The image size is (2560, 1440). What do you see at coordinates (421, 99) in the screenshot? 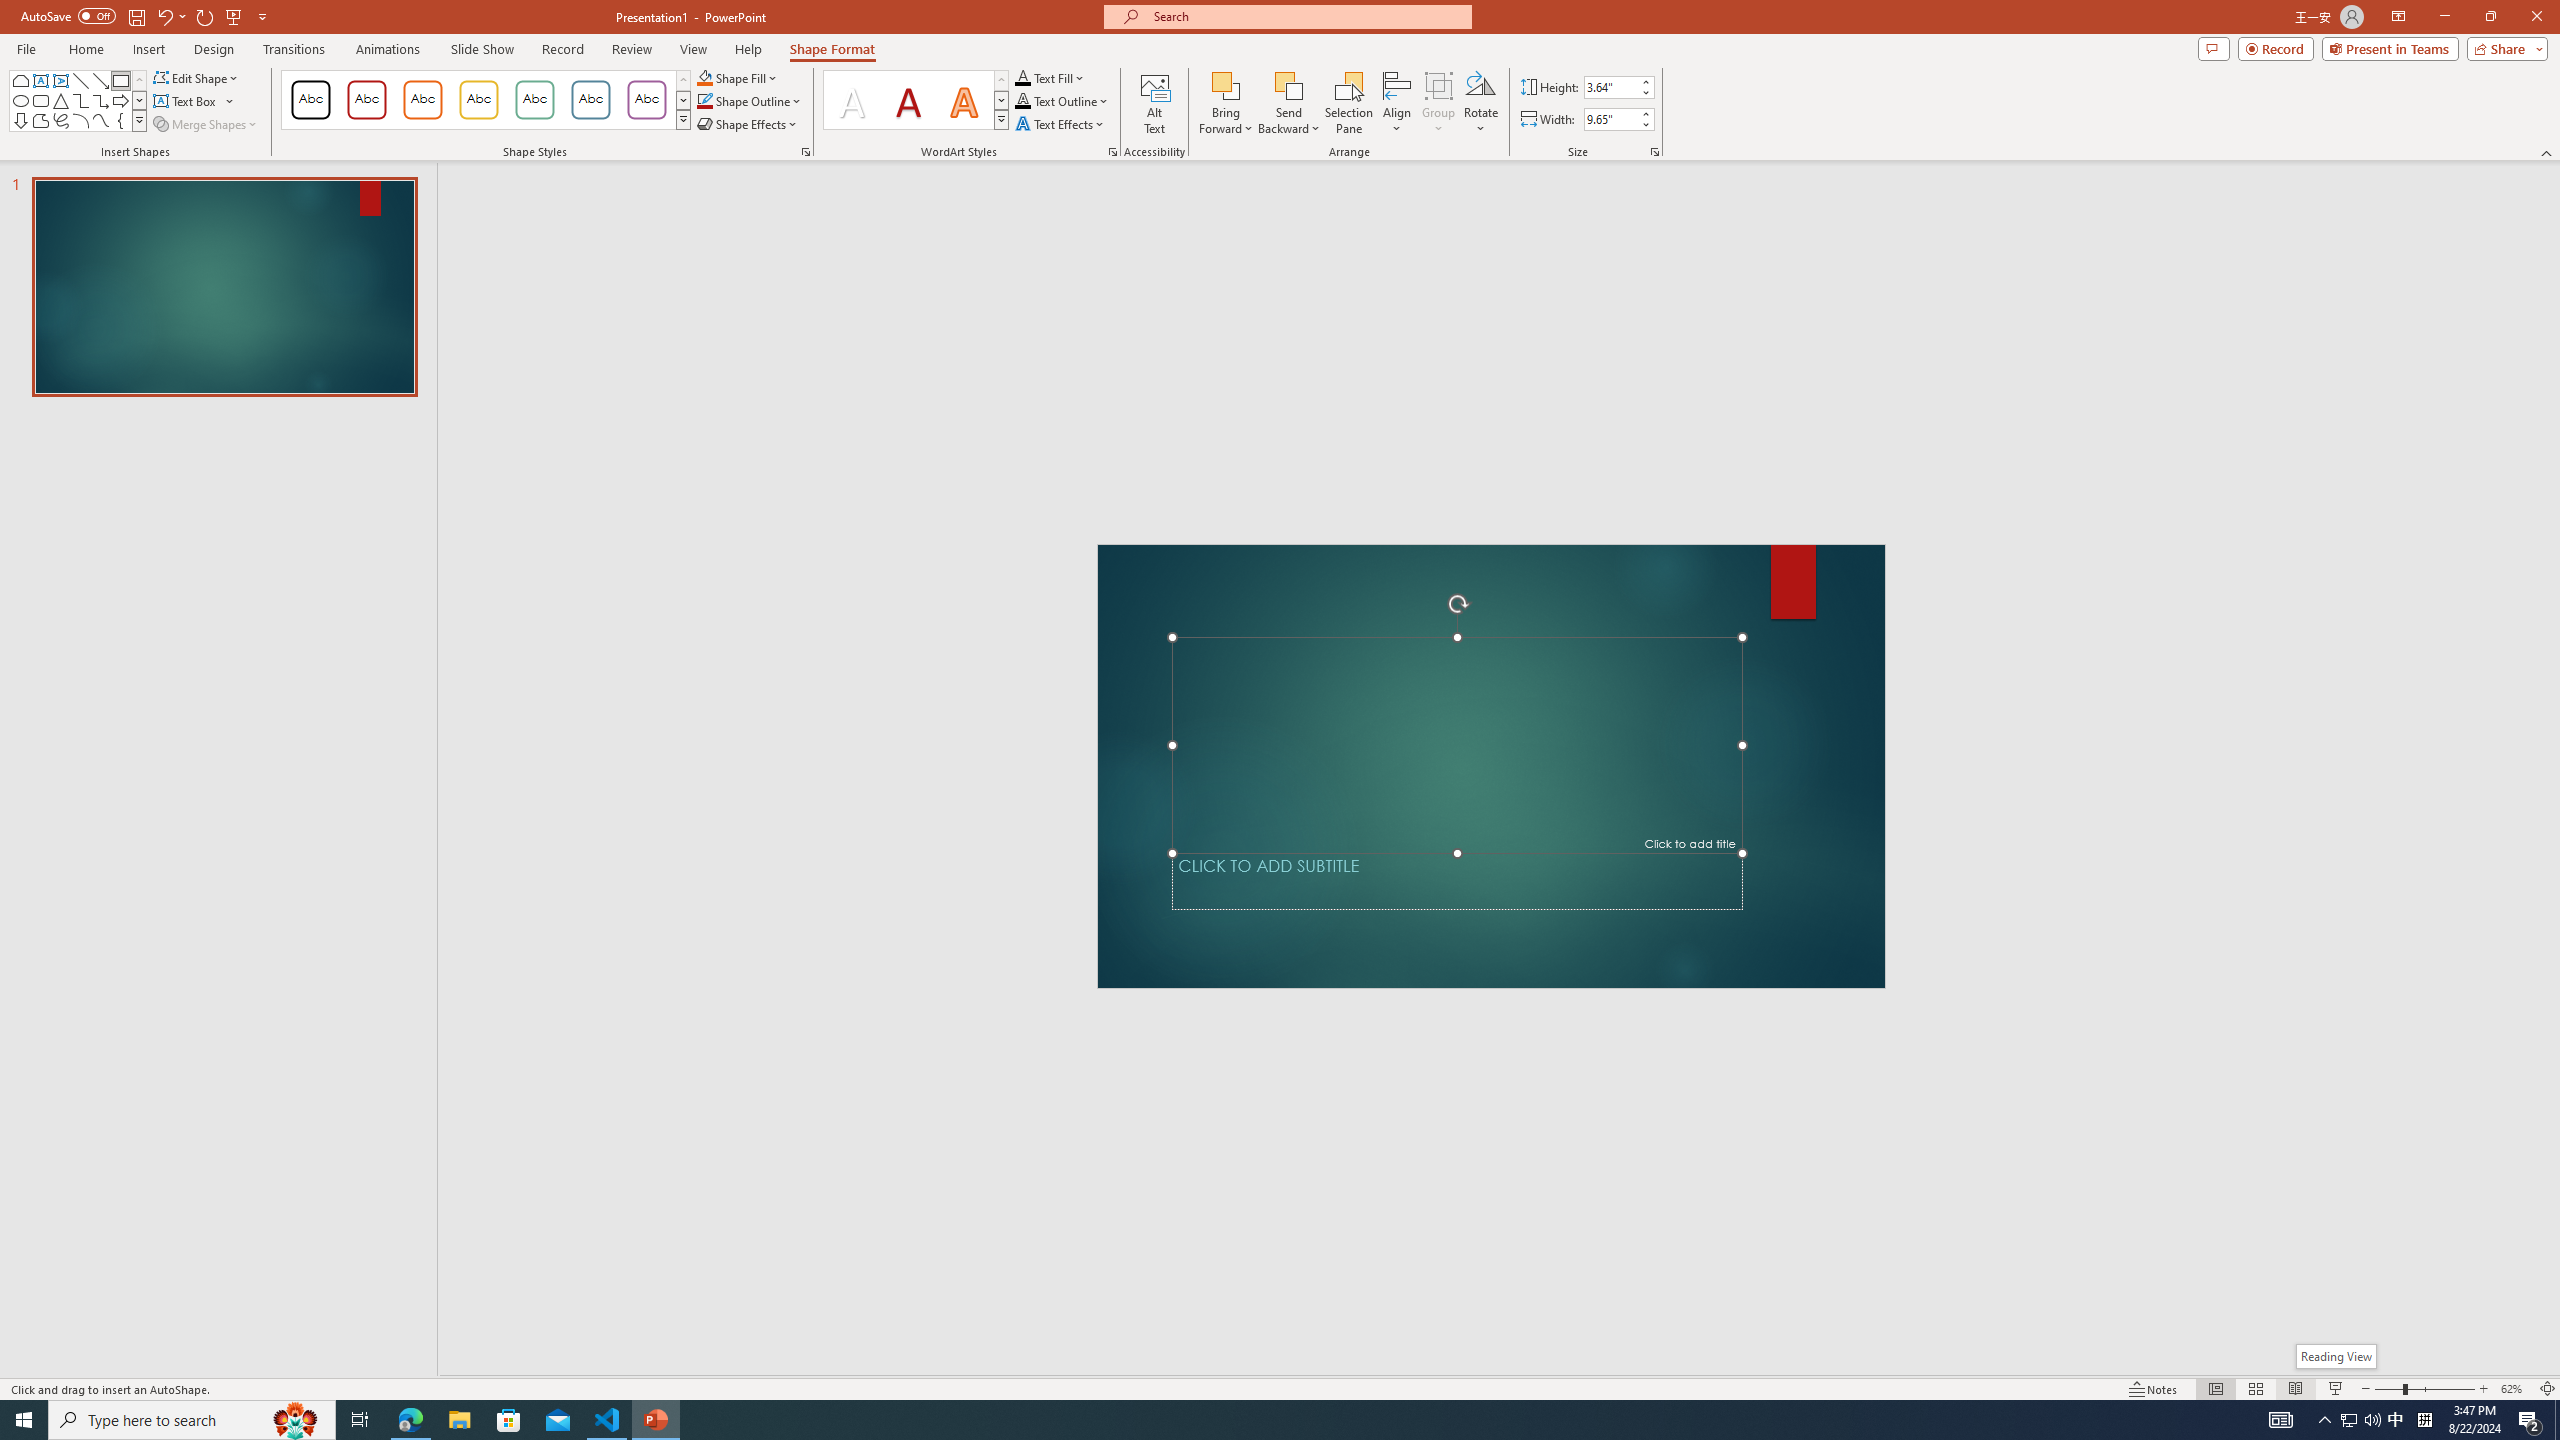
I see `'Colored Outline - Orange, Accent 2'` at bounding box center [421, 99].